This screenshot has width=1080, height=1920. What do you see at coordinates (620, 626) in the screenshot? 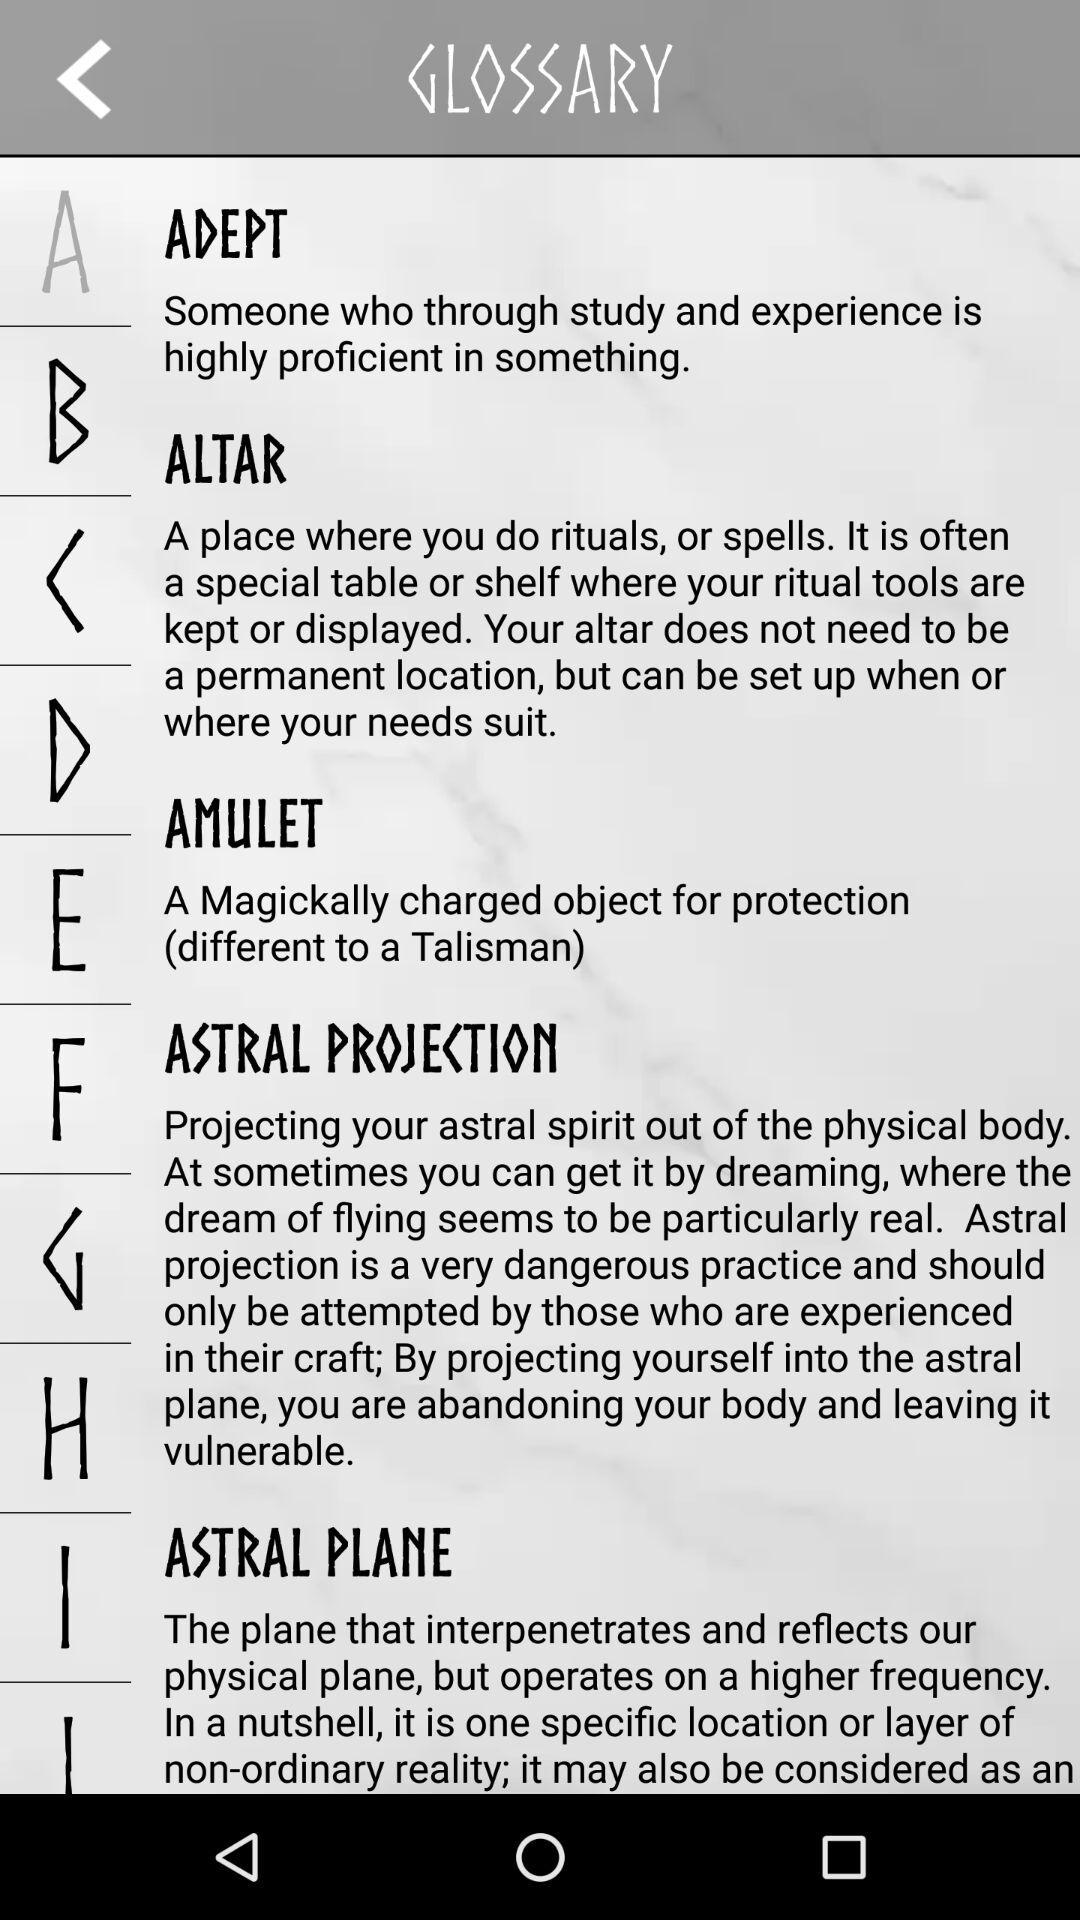
I see `a place where icon` at bounding box center [620, 626].